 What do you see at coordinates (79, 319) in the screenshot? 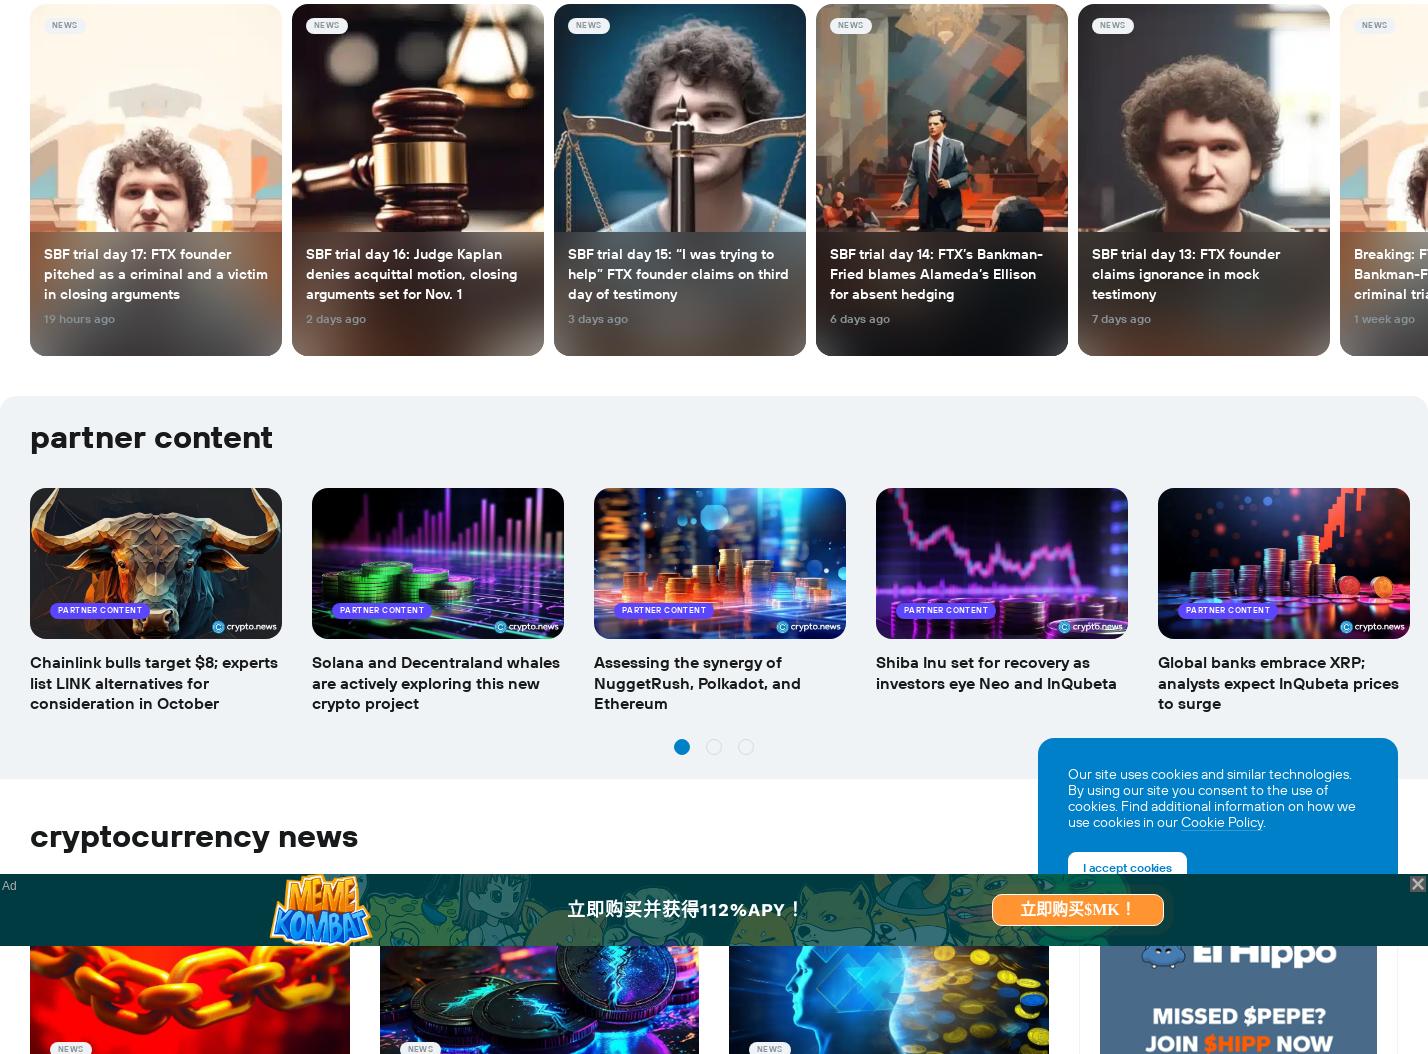
I see `'19 hours ago'` at bounding box center [79, 319].